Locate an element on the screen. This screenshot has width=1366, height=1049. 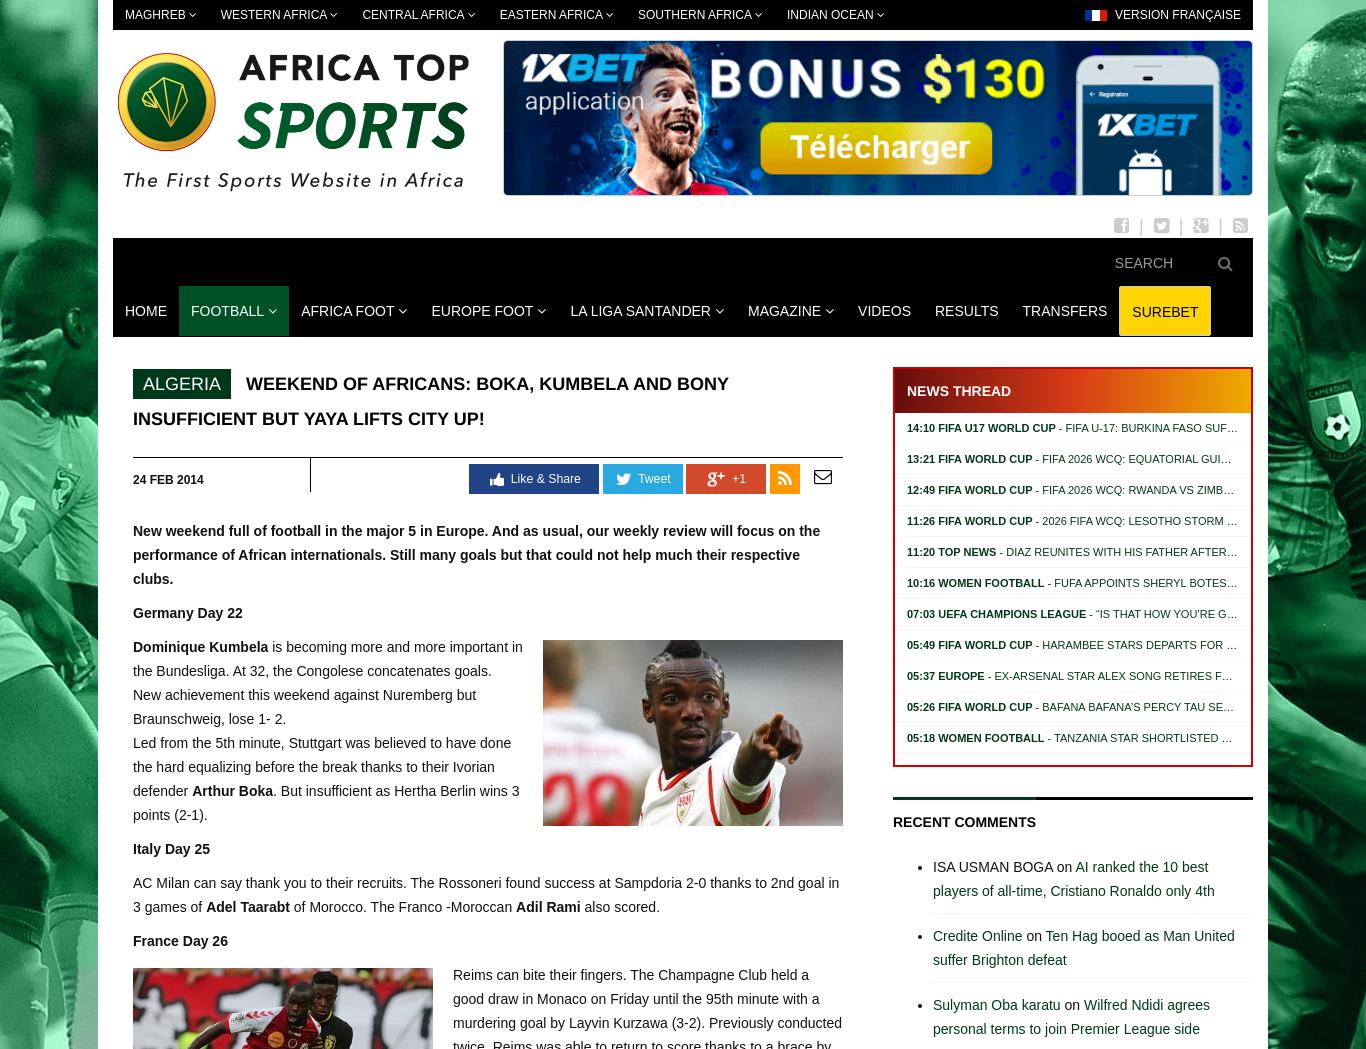
'Ten Hag booed as Man United suffer Brighton defeat' is located at coordinates (932, 947).